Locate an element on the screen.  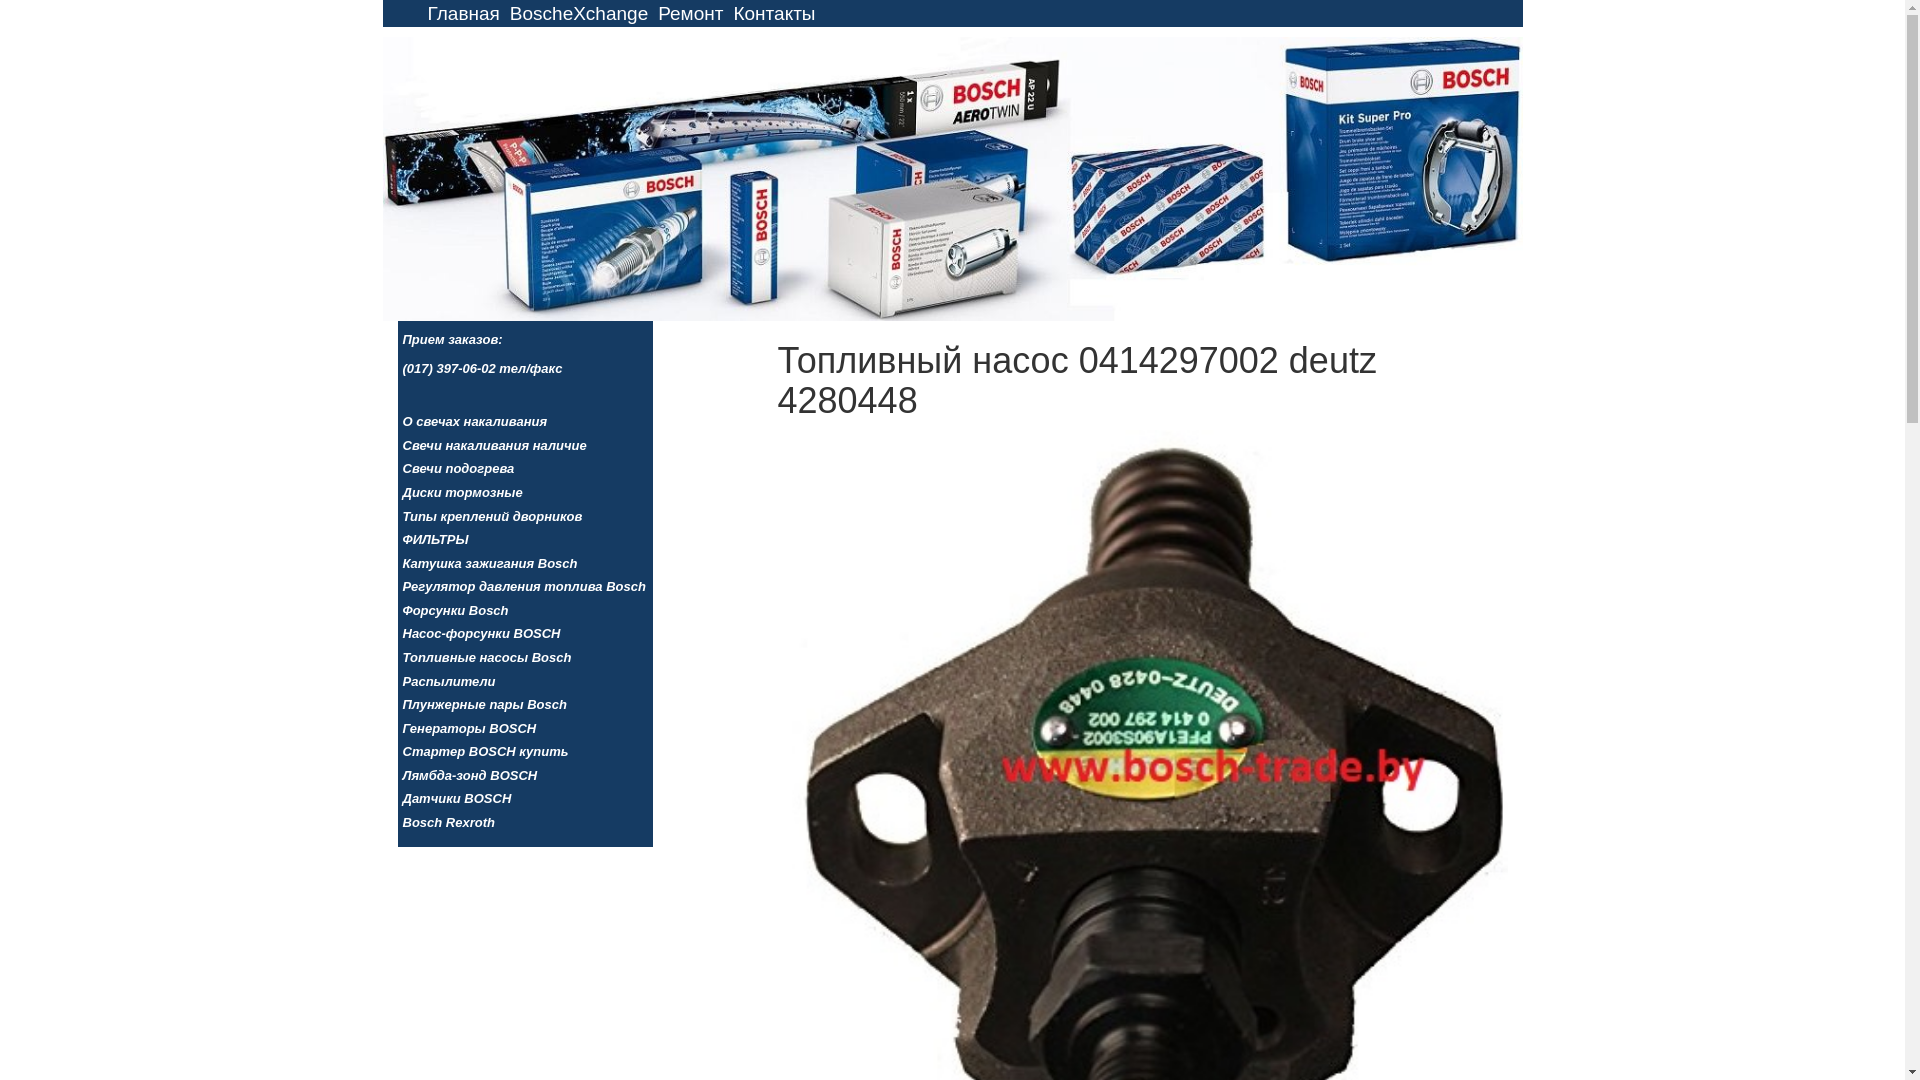
'BoscheXchange' is located at coordinates (578, 13).